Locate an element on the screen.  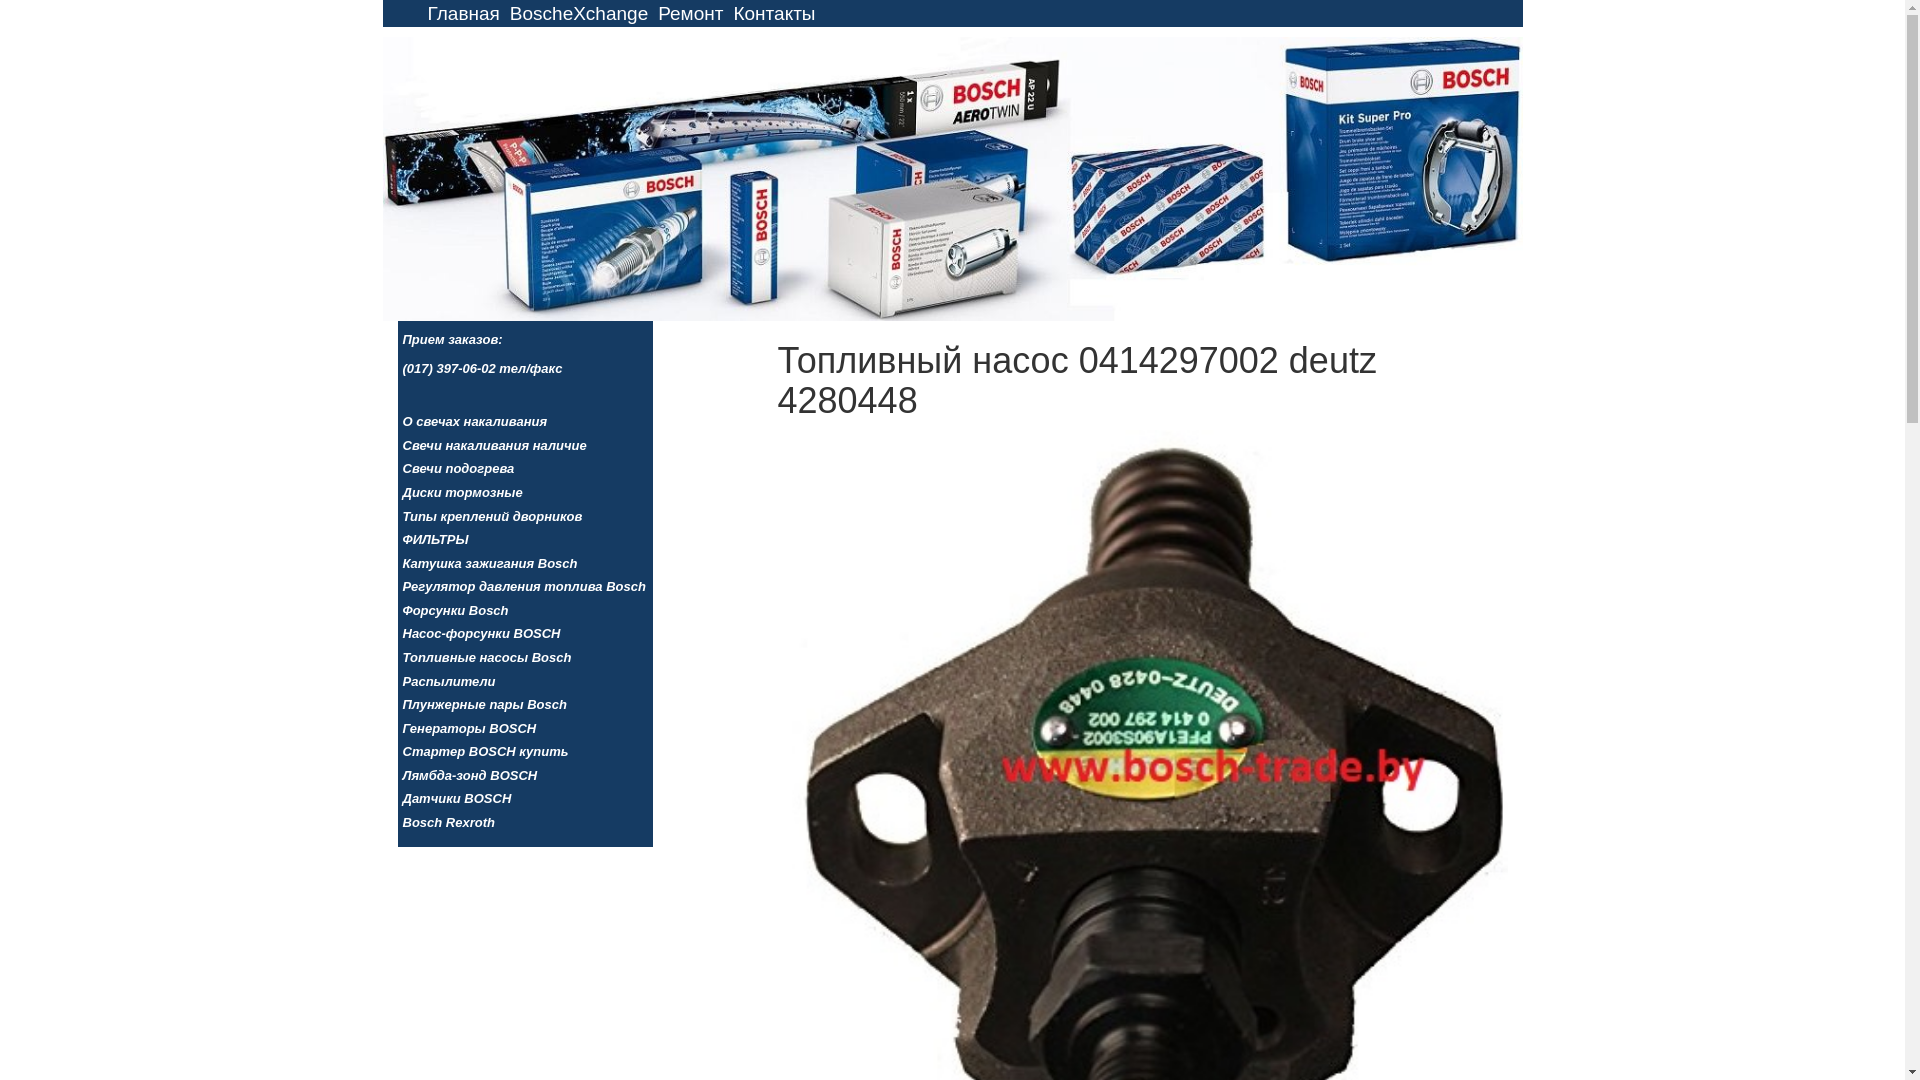
'BoscheXchange' is located at coordinates (578, 13).